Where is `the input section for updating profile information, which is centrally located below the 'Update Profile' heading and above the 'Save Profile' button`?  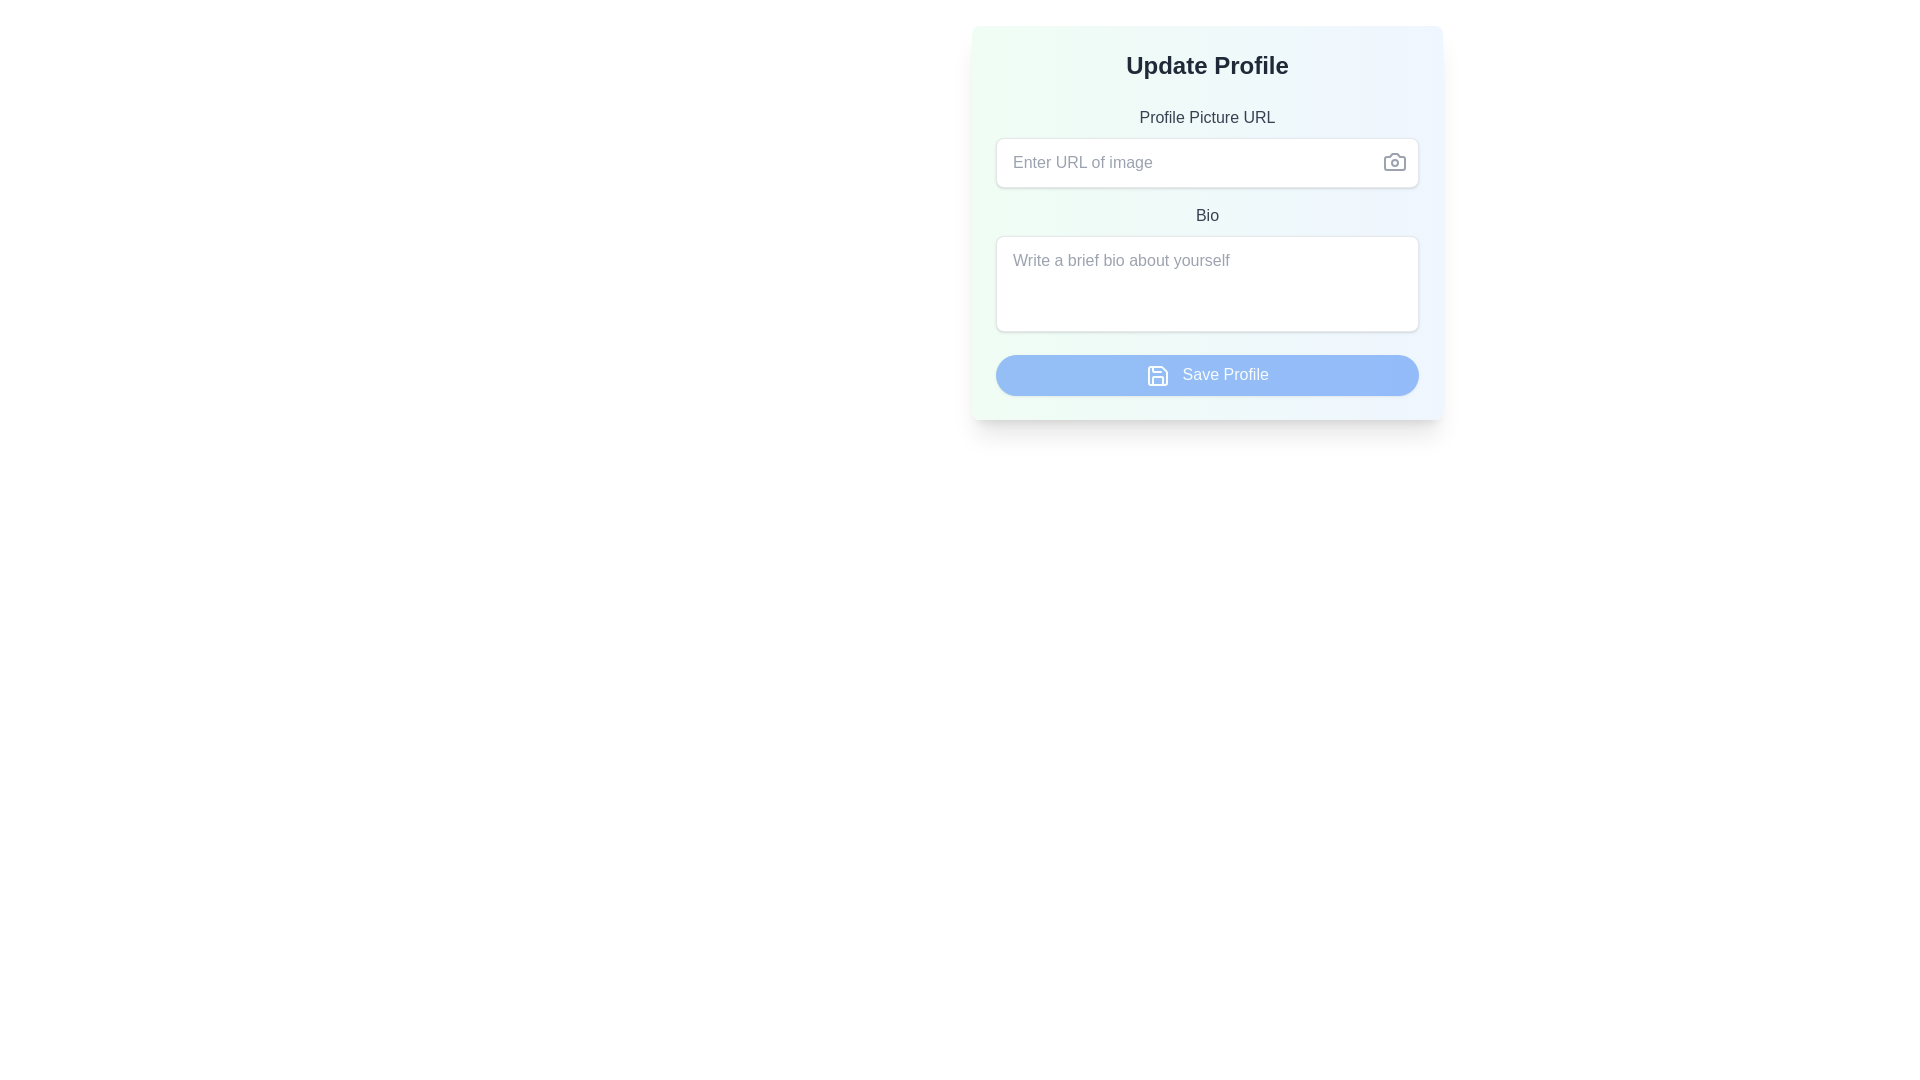
the input section for updating profile information, which is centrally located below the 'Update Profile' heading and above the 'Save Profile' button is located at coordinates (1206, 249).